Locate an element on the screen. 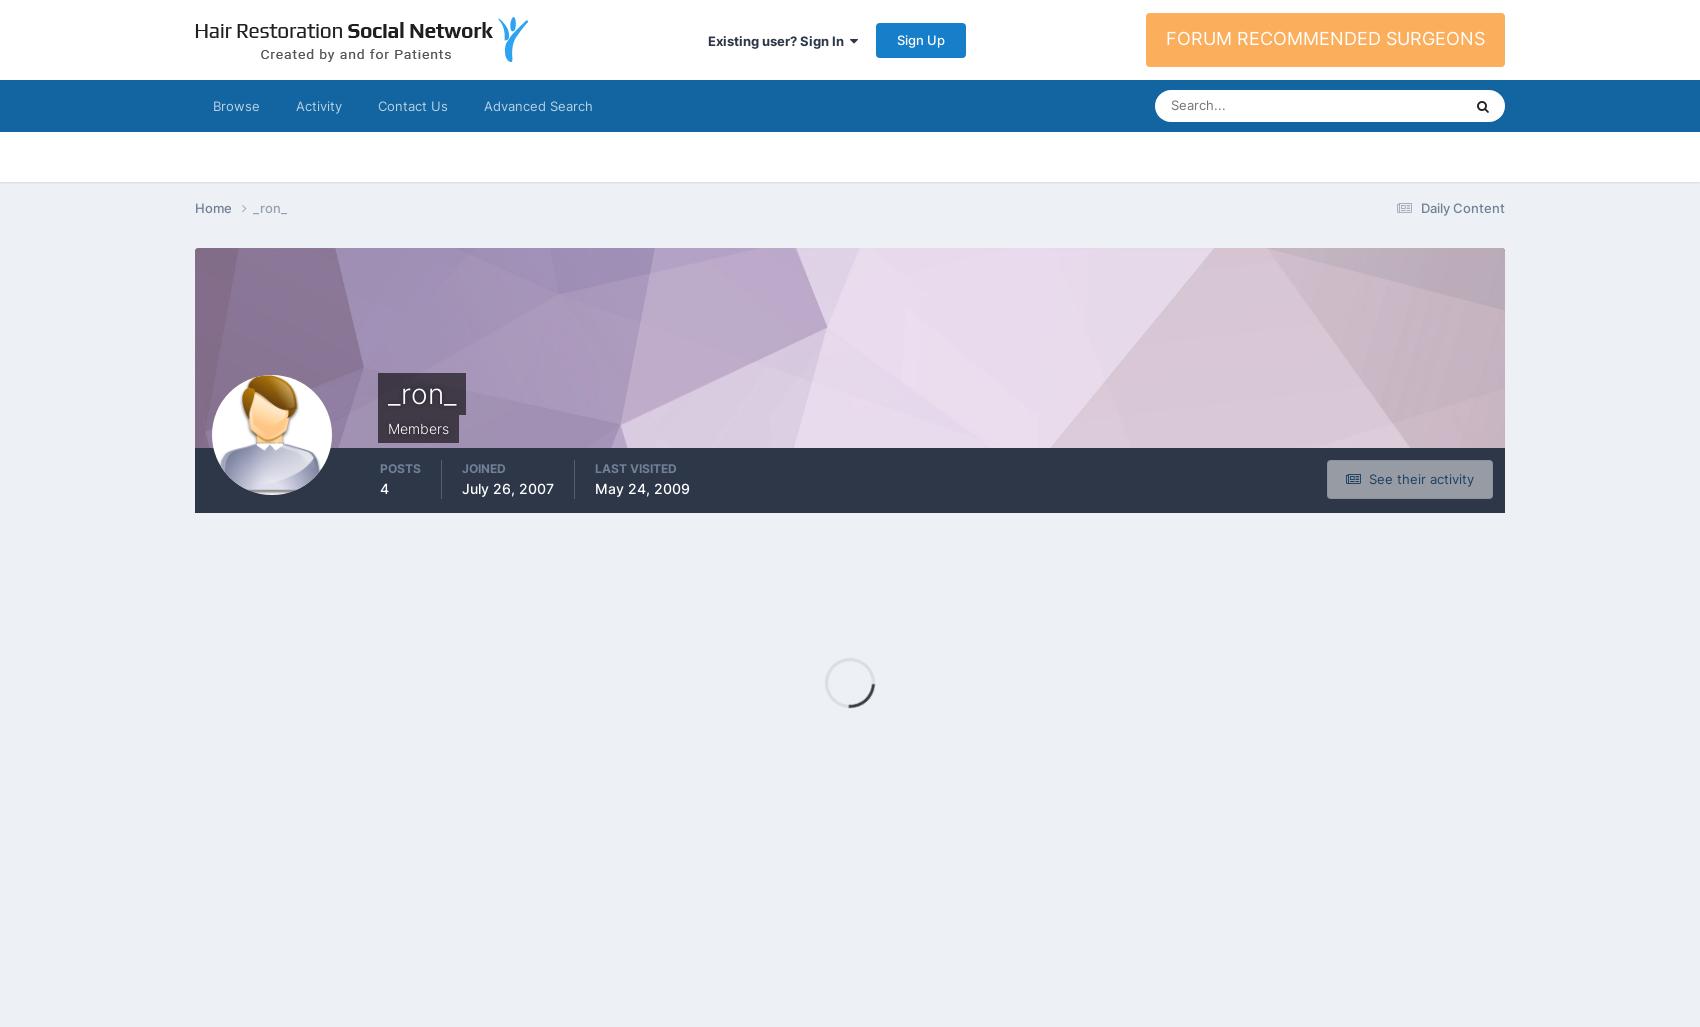 The width and height of the screenshot is (1700, 1027). 'Topics' is located at coordinates (1329, 180).